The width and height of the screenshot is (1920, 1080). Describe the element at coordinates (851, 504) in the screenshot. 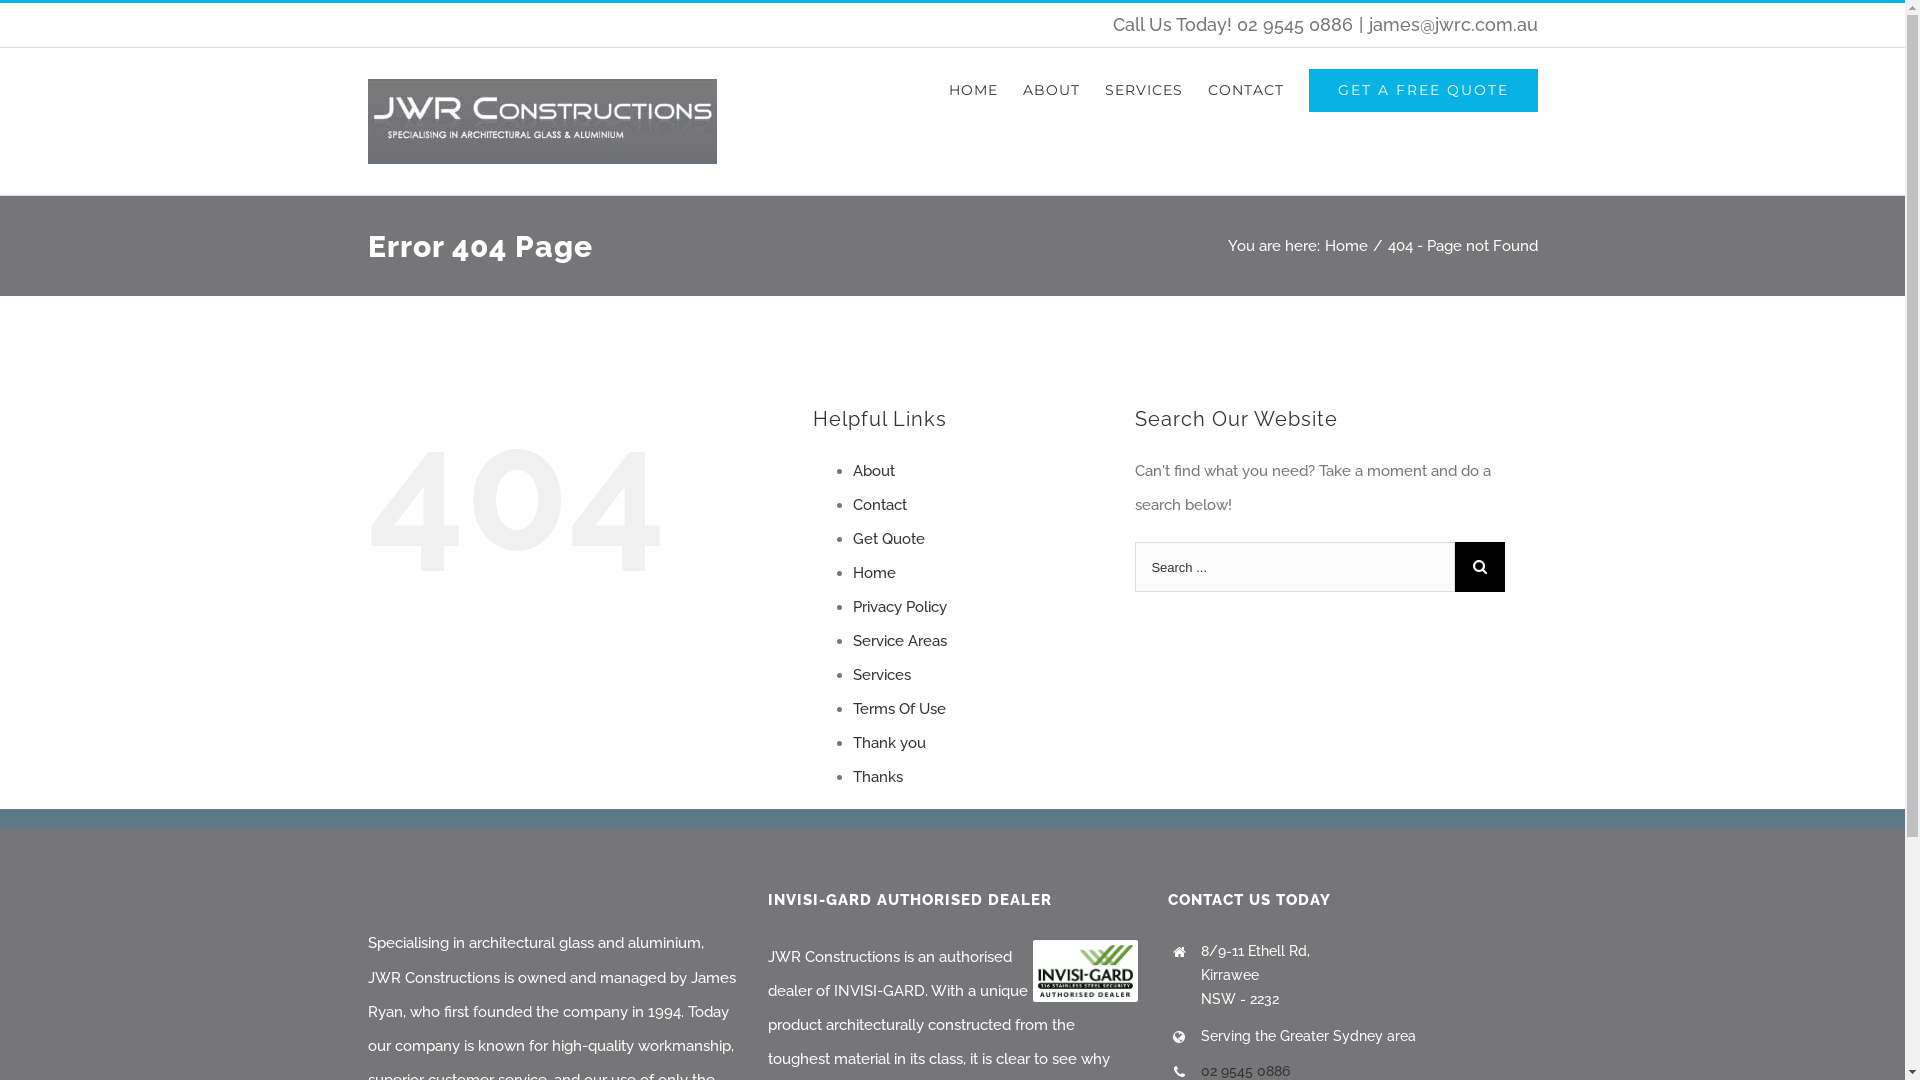

I see `'Contact'` at that location.